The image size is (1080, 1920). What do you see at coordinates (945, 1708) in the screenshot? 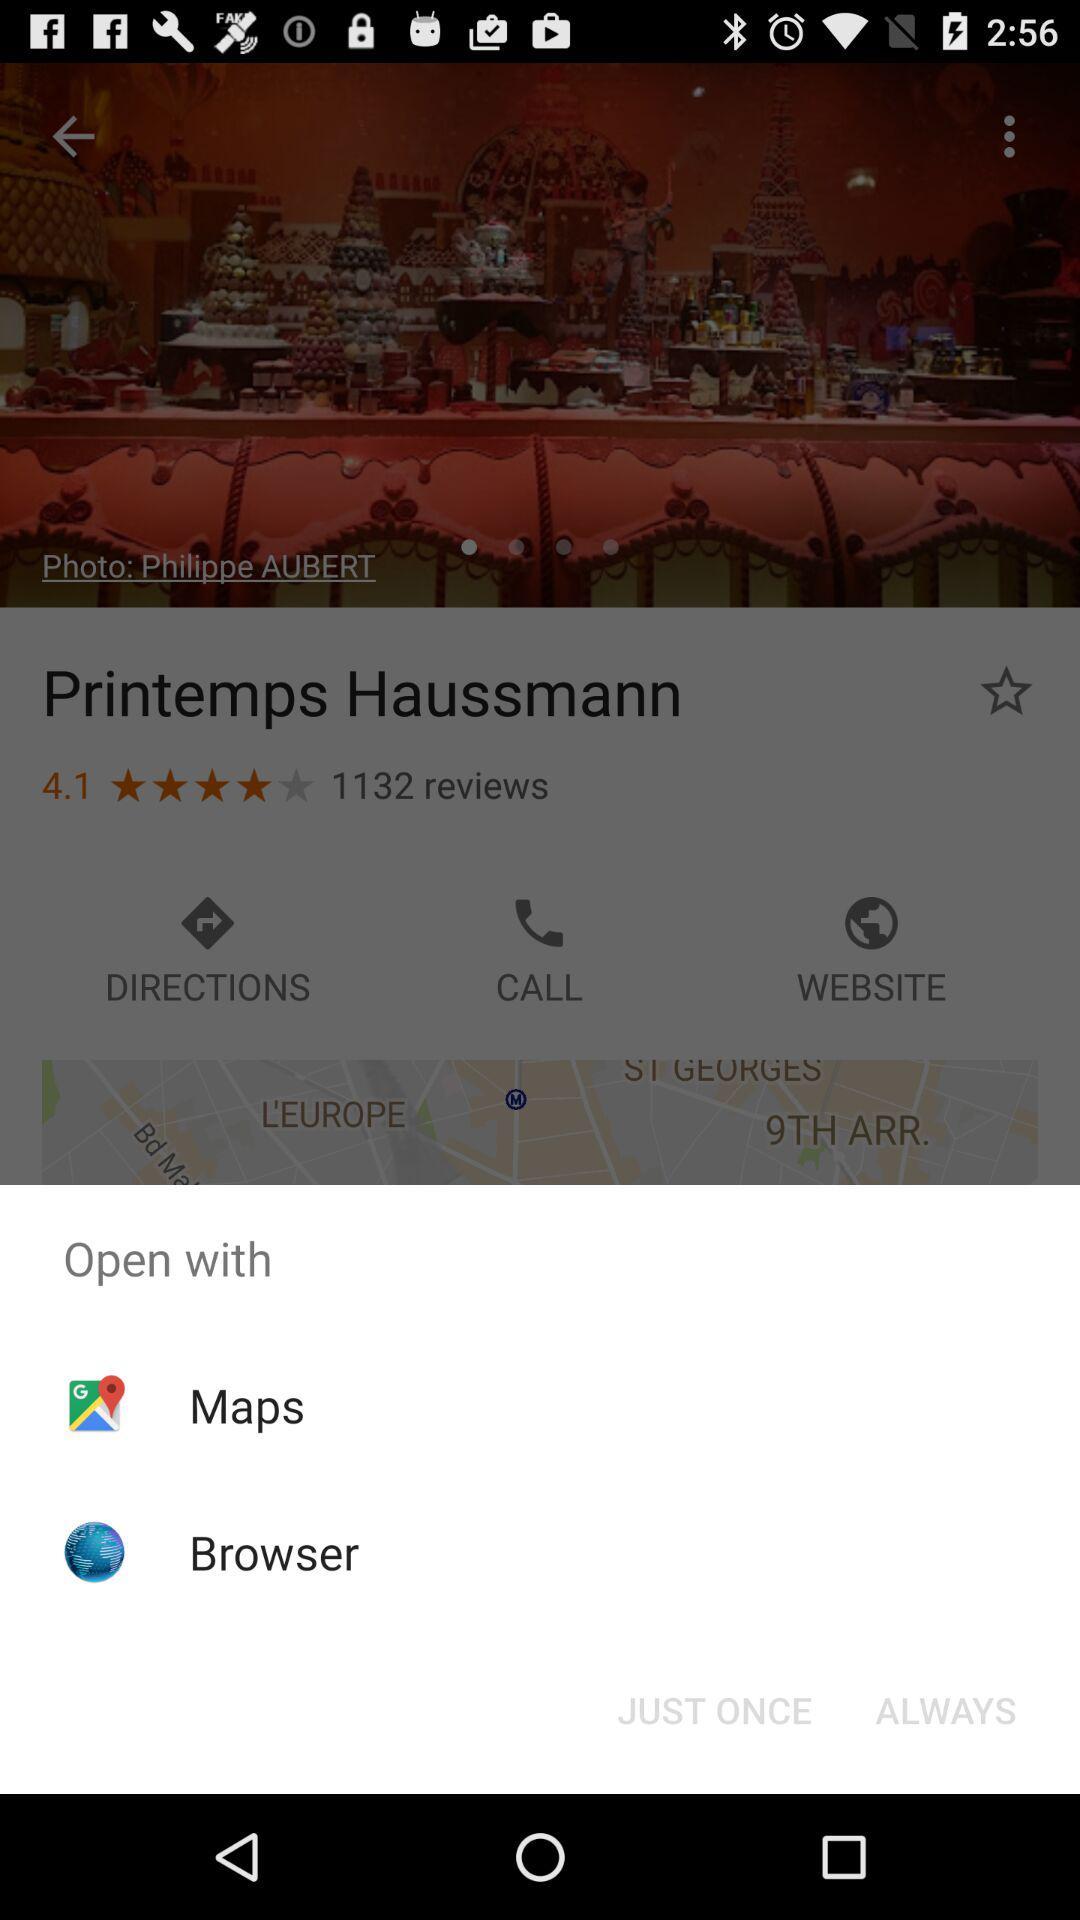
I see `the button next to the just once item` at bounding box center [945, 1708].